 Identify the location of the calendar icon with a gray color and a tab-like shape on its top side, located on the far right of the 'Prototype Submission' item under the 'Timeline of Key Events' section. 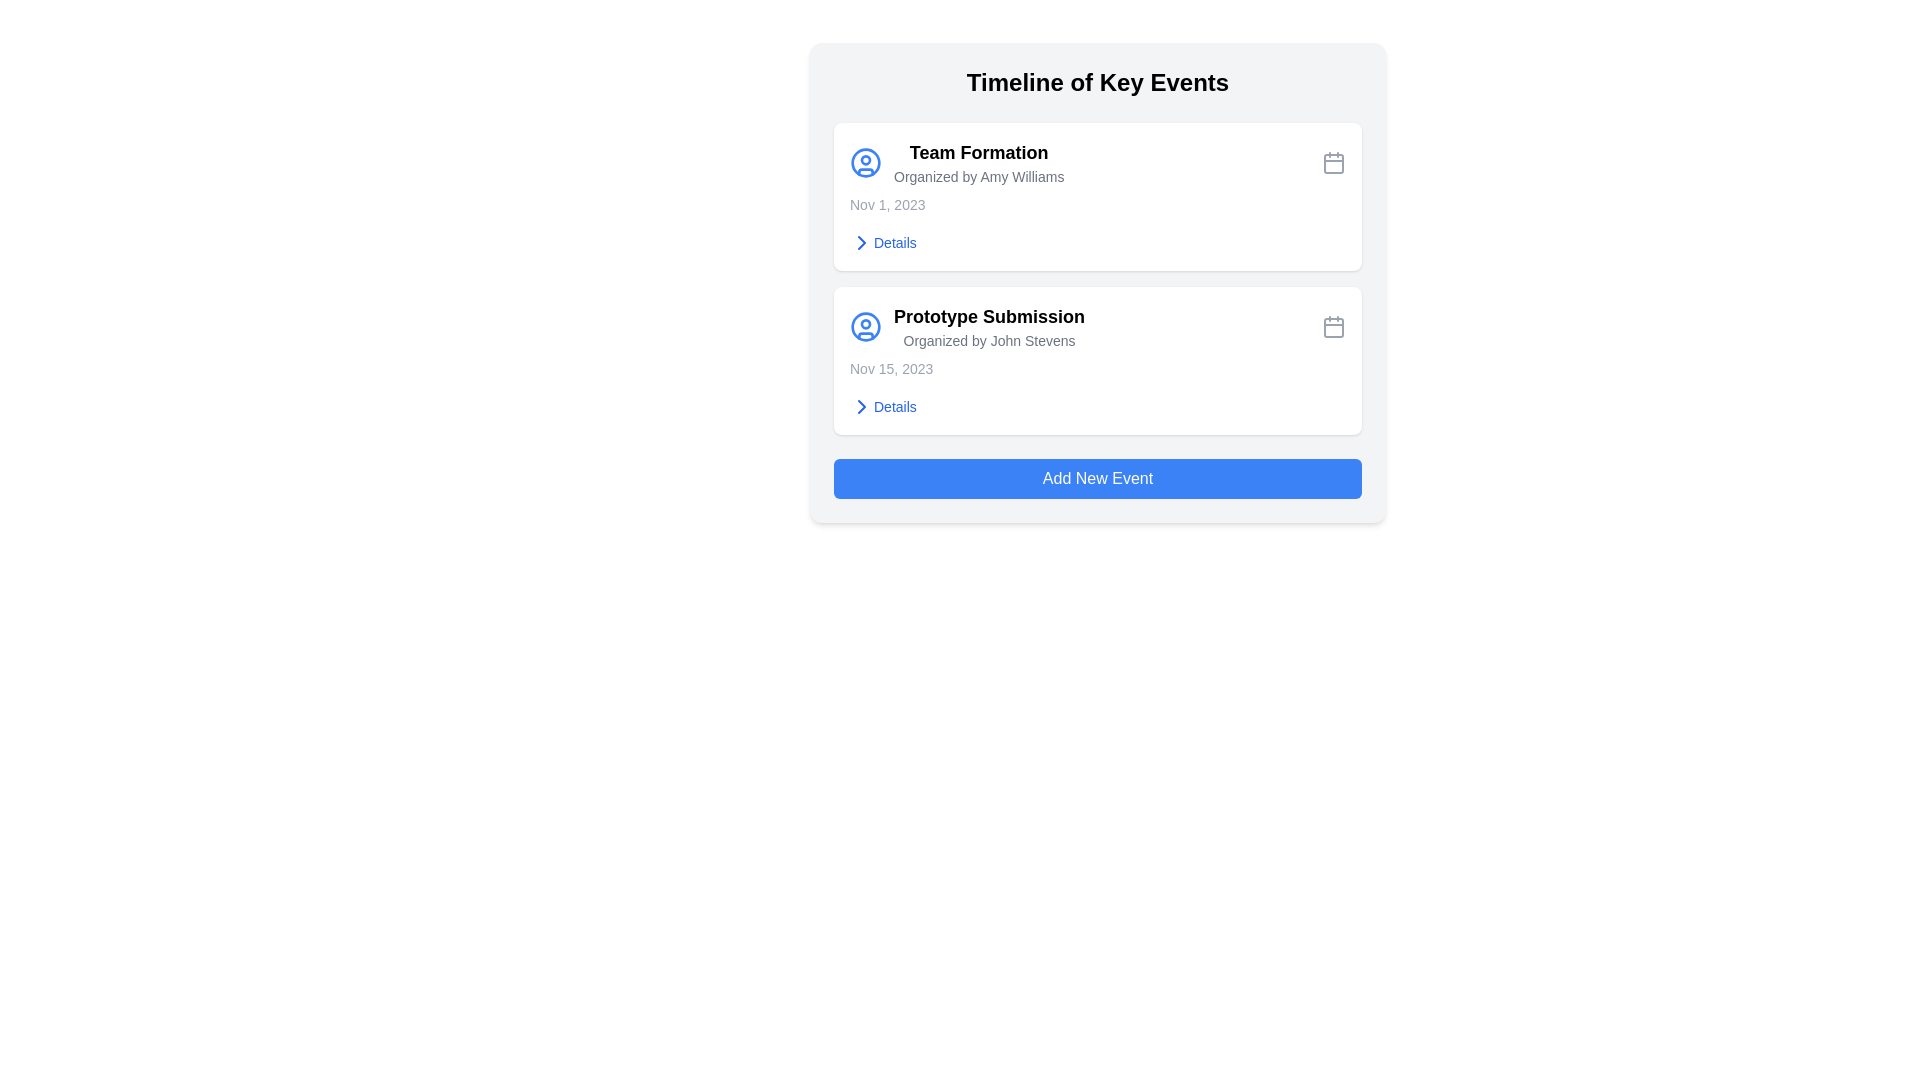
(1334, 326).